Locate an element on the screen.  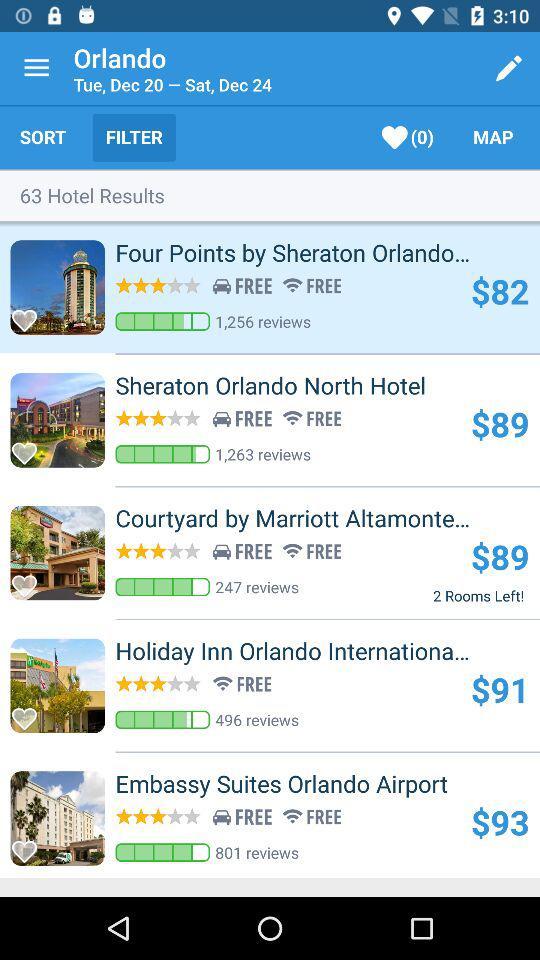
like as favourite button is located at coordinates (29, 447).